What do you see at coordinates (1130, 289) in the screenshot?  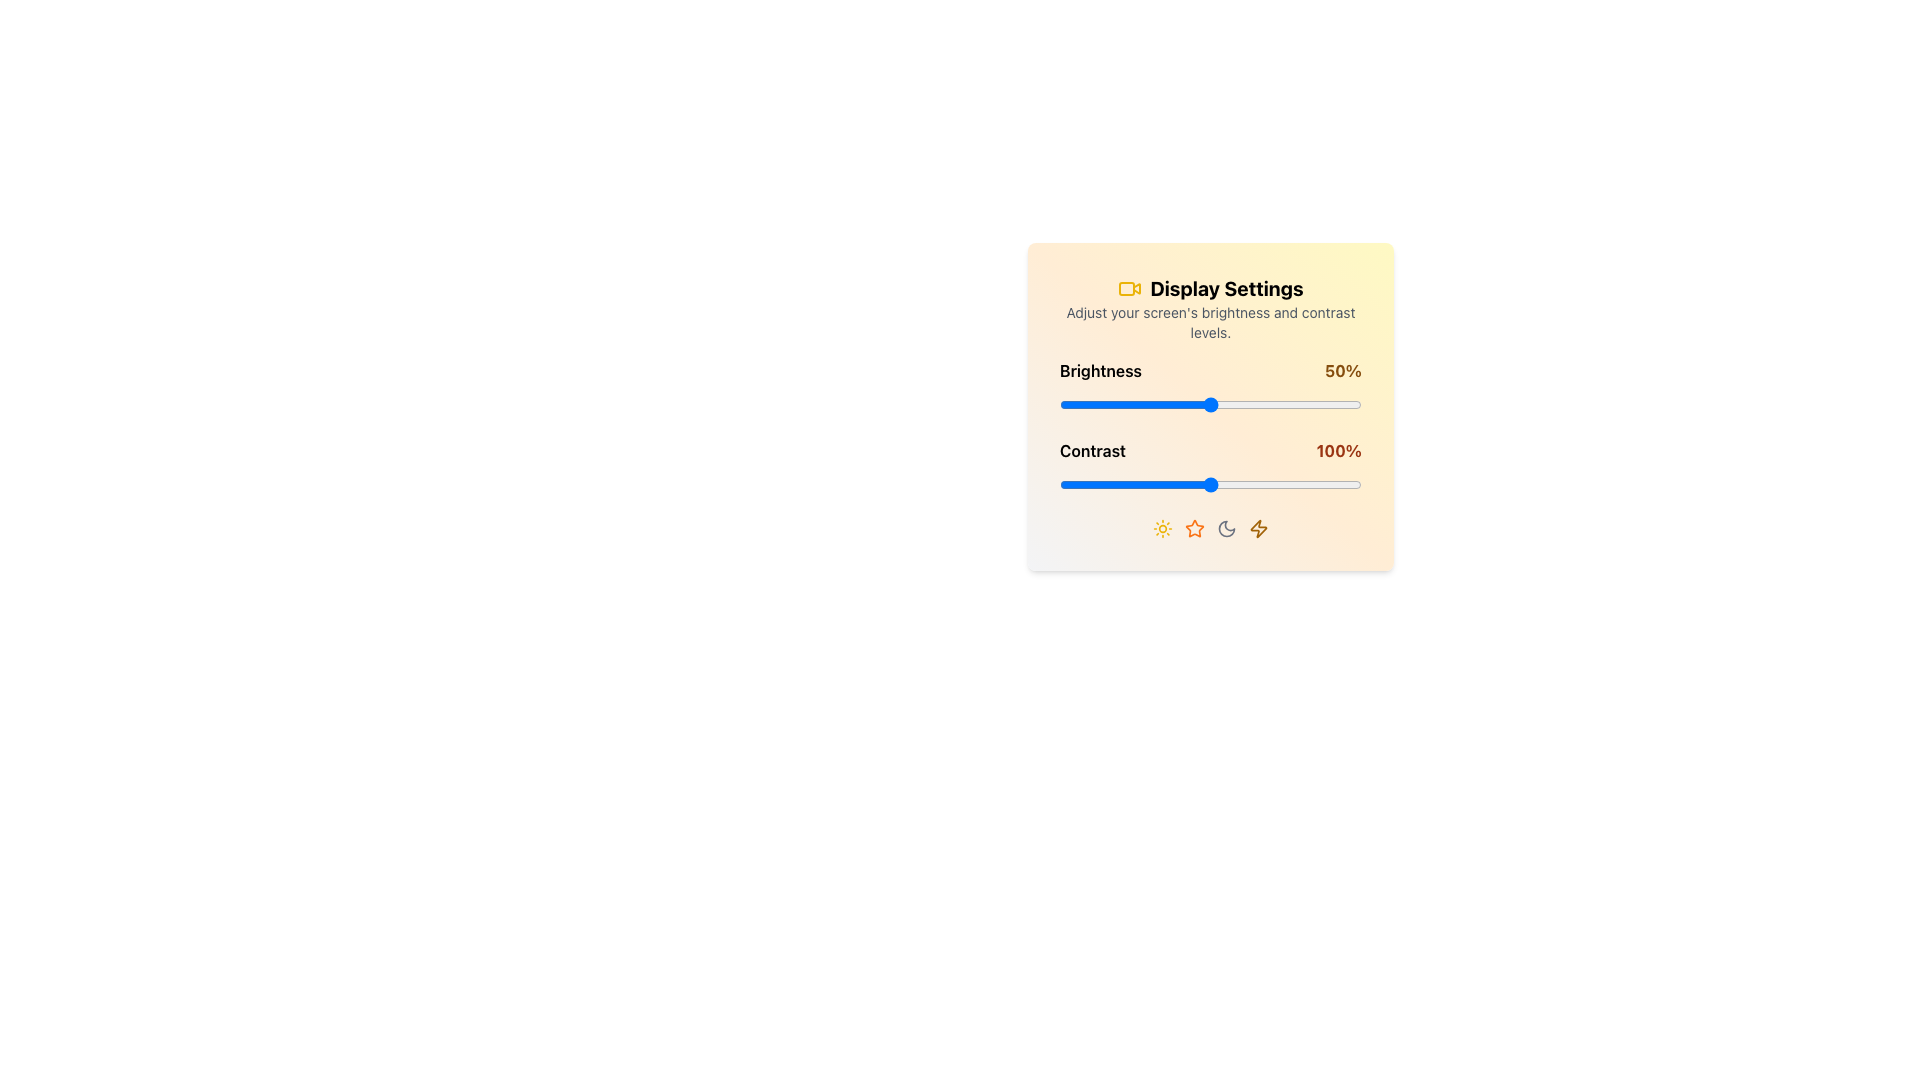 I see `the icon representing video-related settings in the header section of the 'Display Settings' panel, located to the left of the text 'Display Settings'` at bounding box center [1130, 289].